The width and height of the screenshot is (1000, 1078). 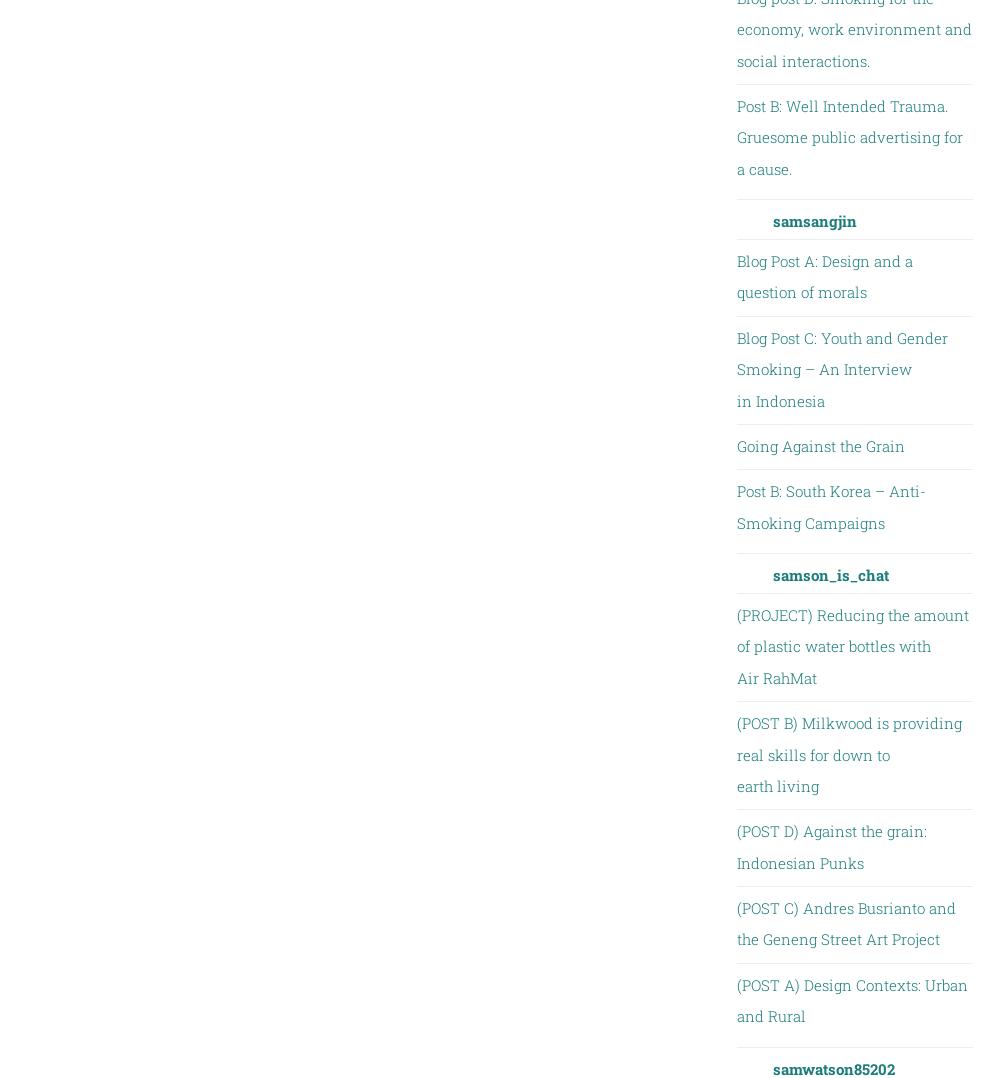 What do you see at coordinates (844, 923) in the screenshot?
I see `'(POST C) Andres Busrianto and the Geneng Street Art Project'` at bounding box center [844, 923].